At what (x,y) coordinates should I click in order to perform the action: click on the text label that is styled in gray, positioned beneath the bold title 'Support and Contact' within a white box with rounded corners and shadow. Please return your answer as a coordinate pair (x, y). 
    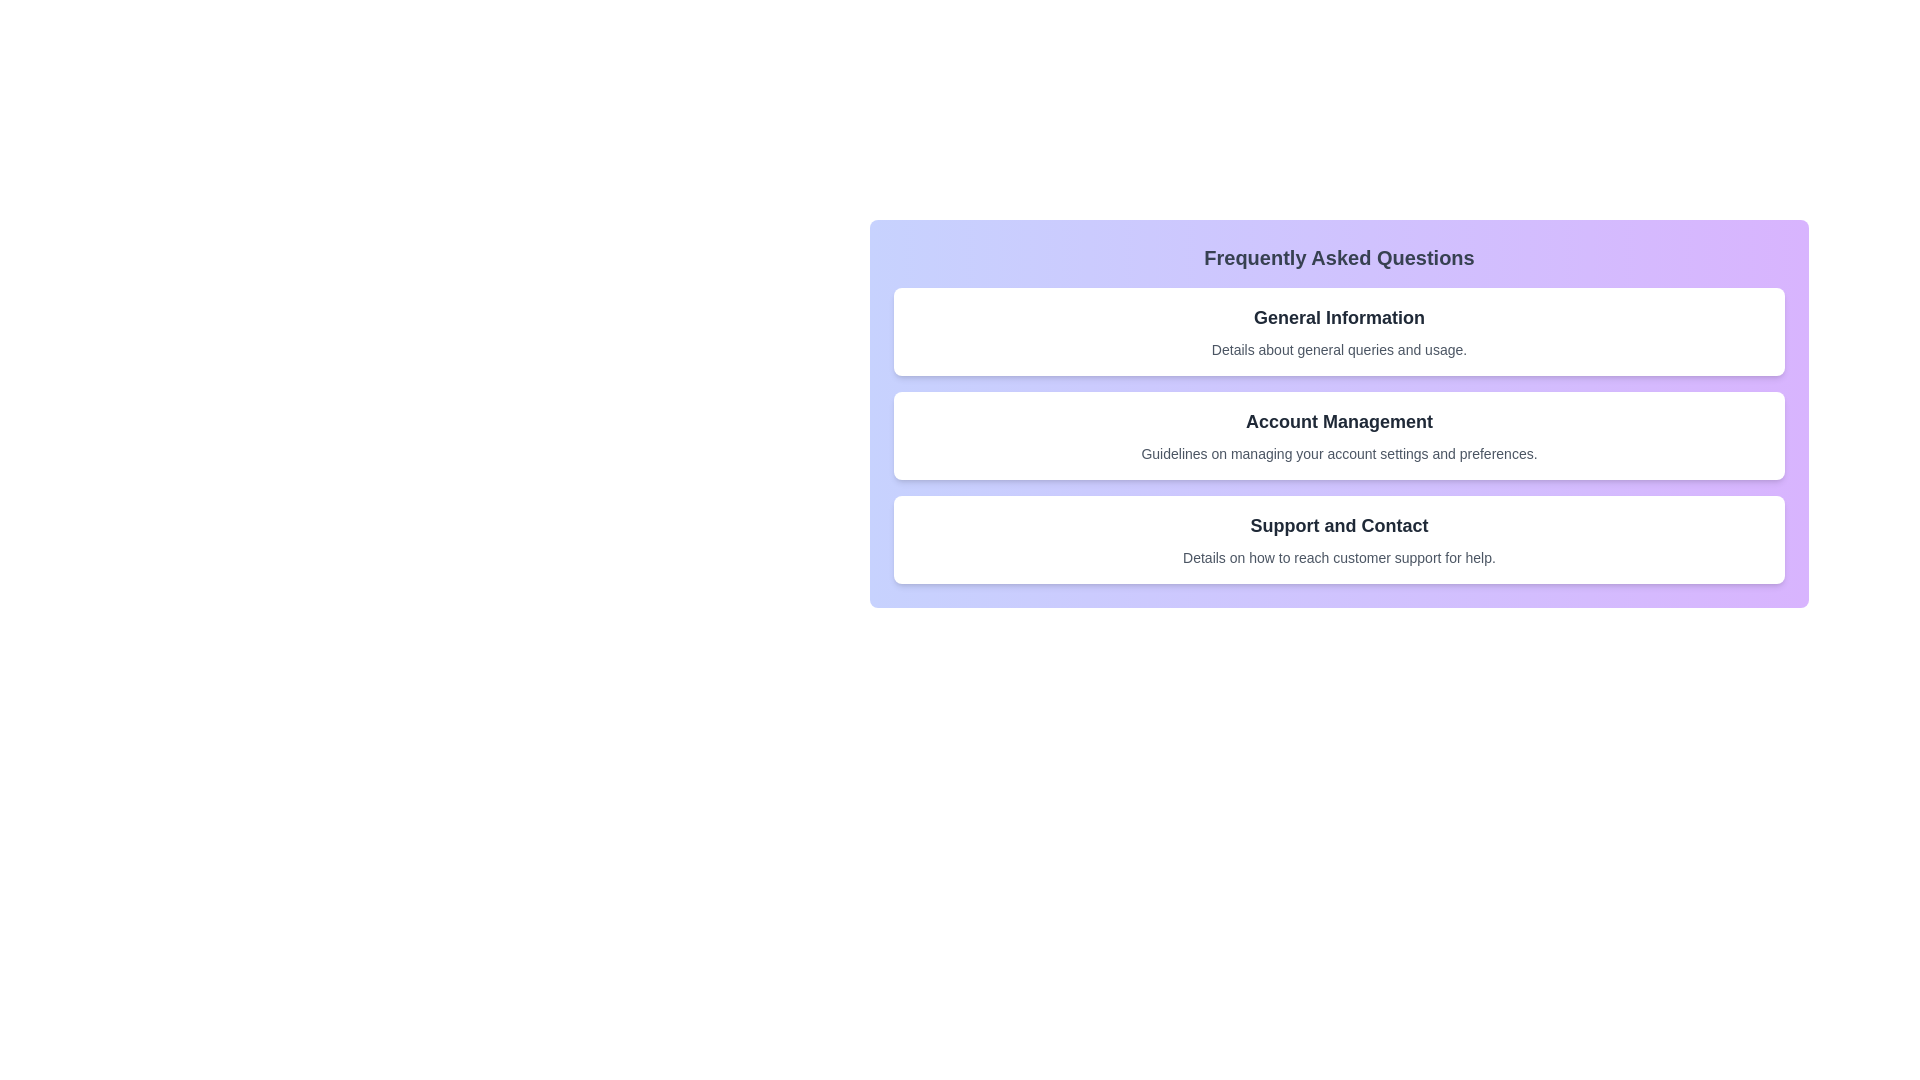
    Looking at the image, I should click on (1339, 558).